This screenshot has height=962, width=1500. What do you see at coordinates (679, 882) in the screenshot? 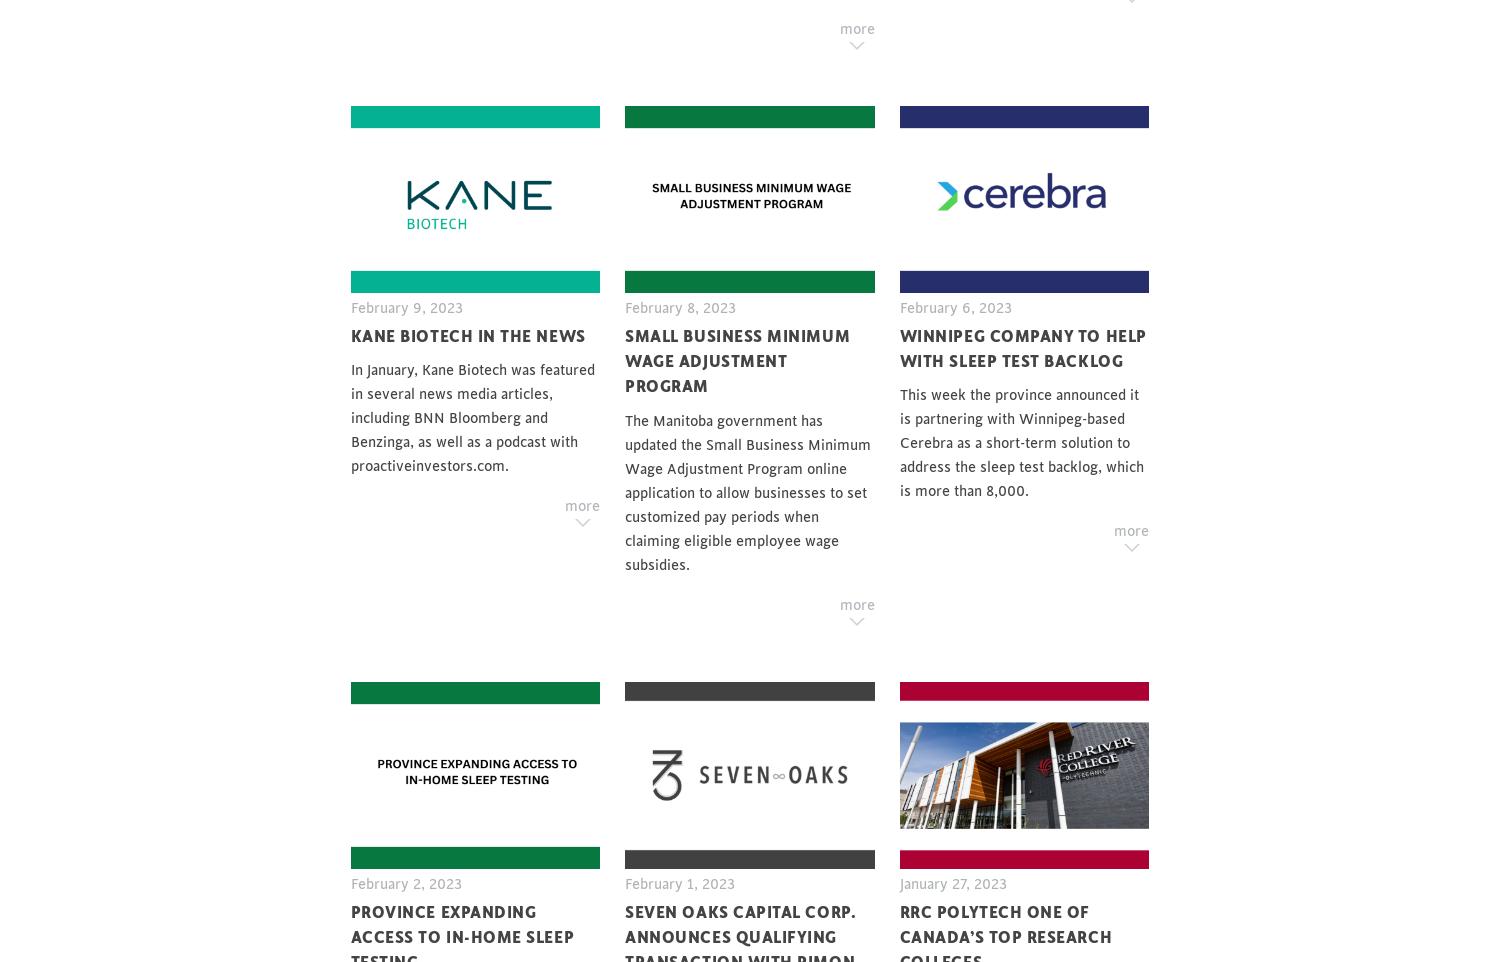
I see `'February 1, 2023'` at bounding box center [679, 882].